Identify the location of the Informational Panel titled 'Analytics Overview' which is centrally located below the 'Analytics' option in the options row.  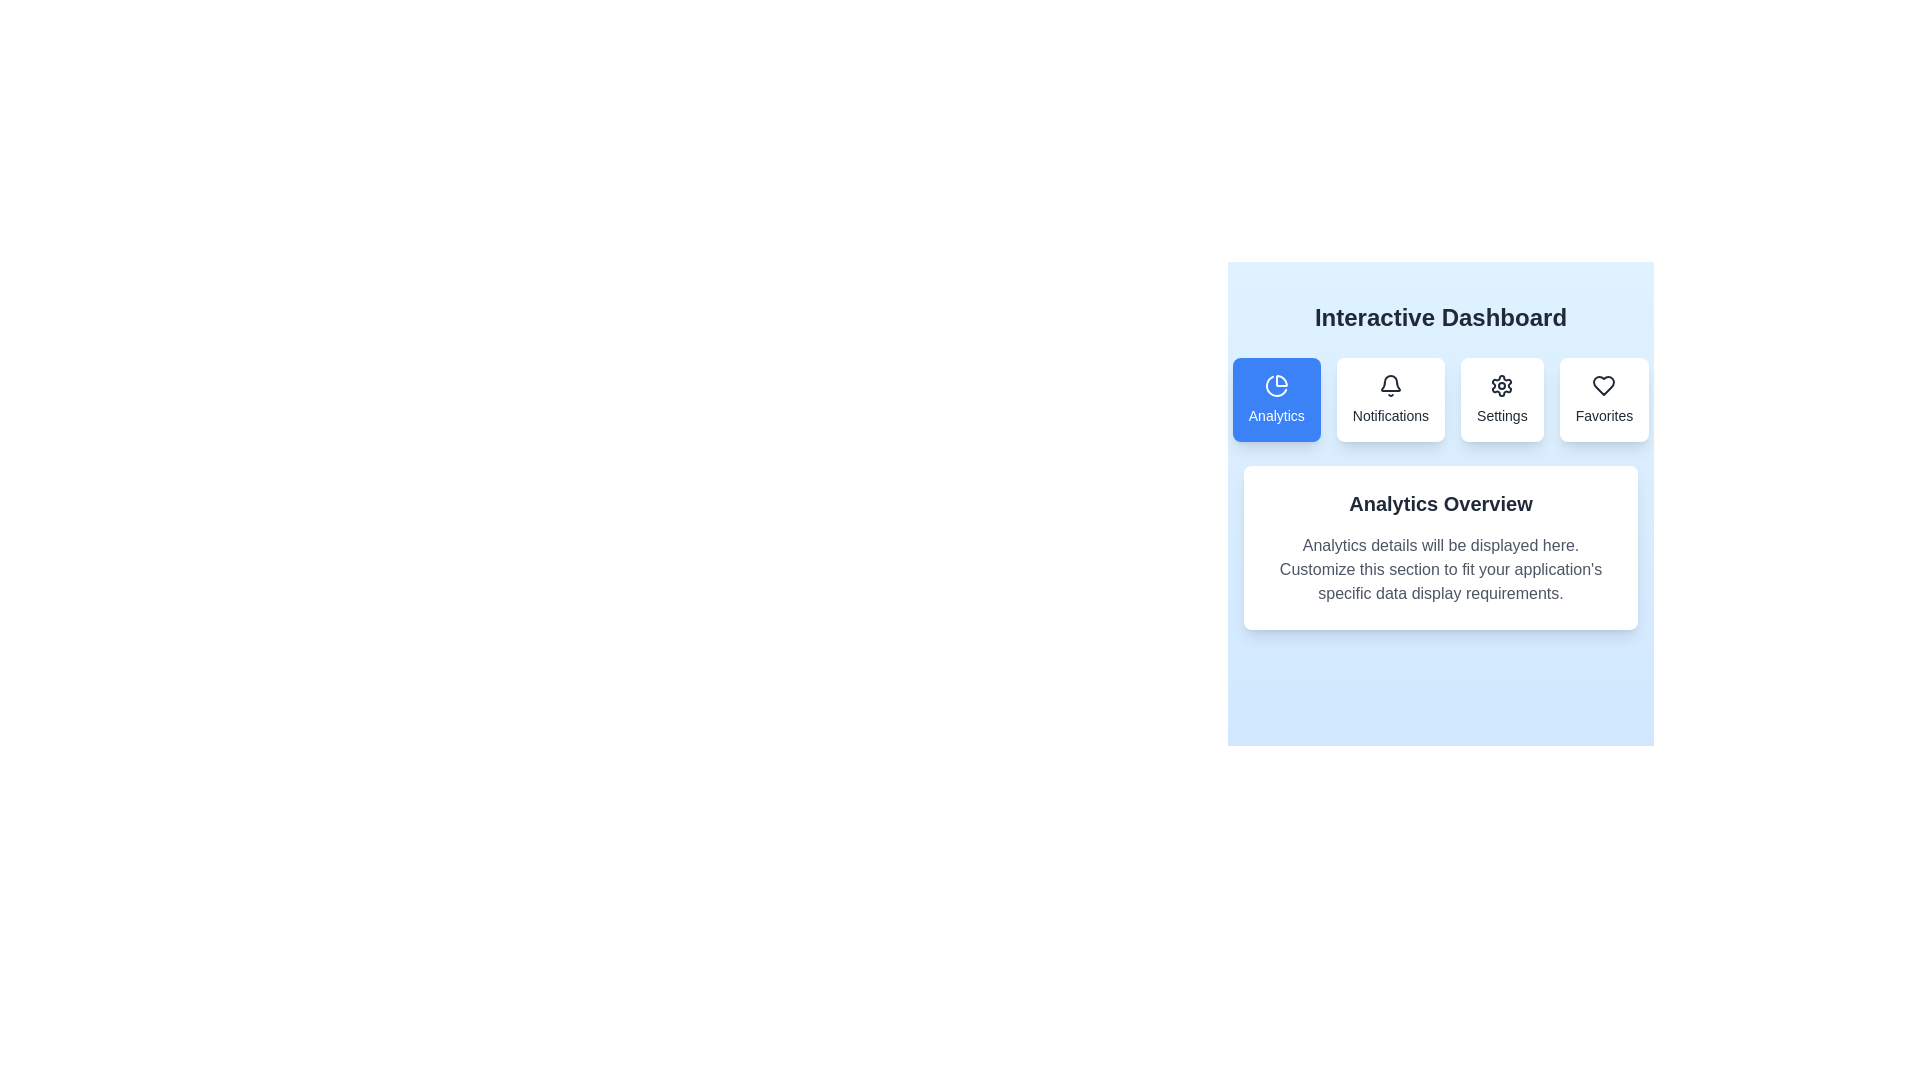
(1440, 547).